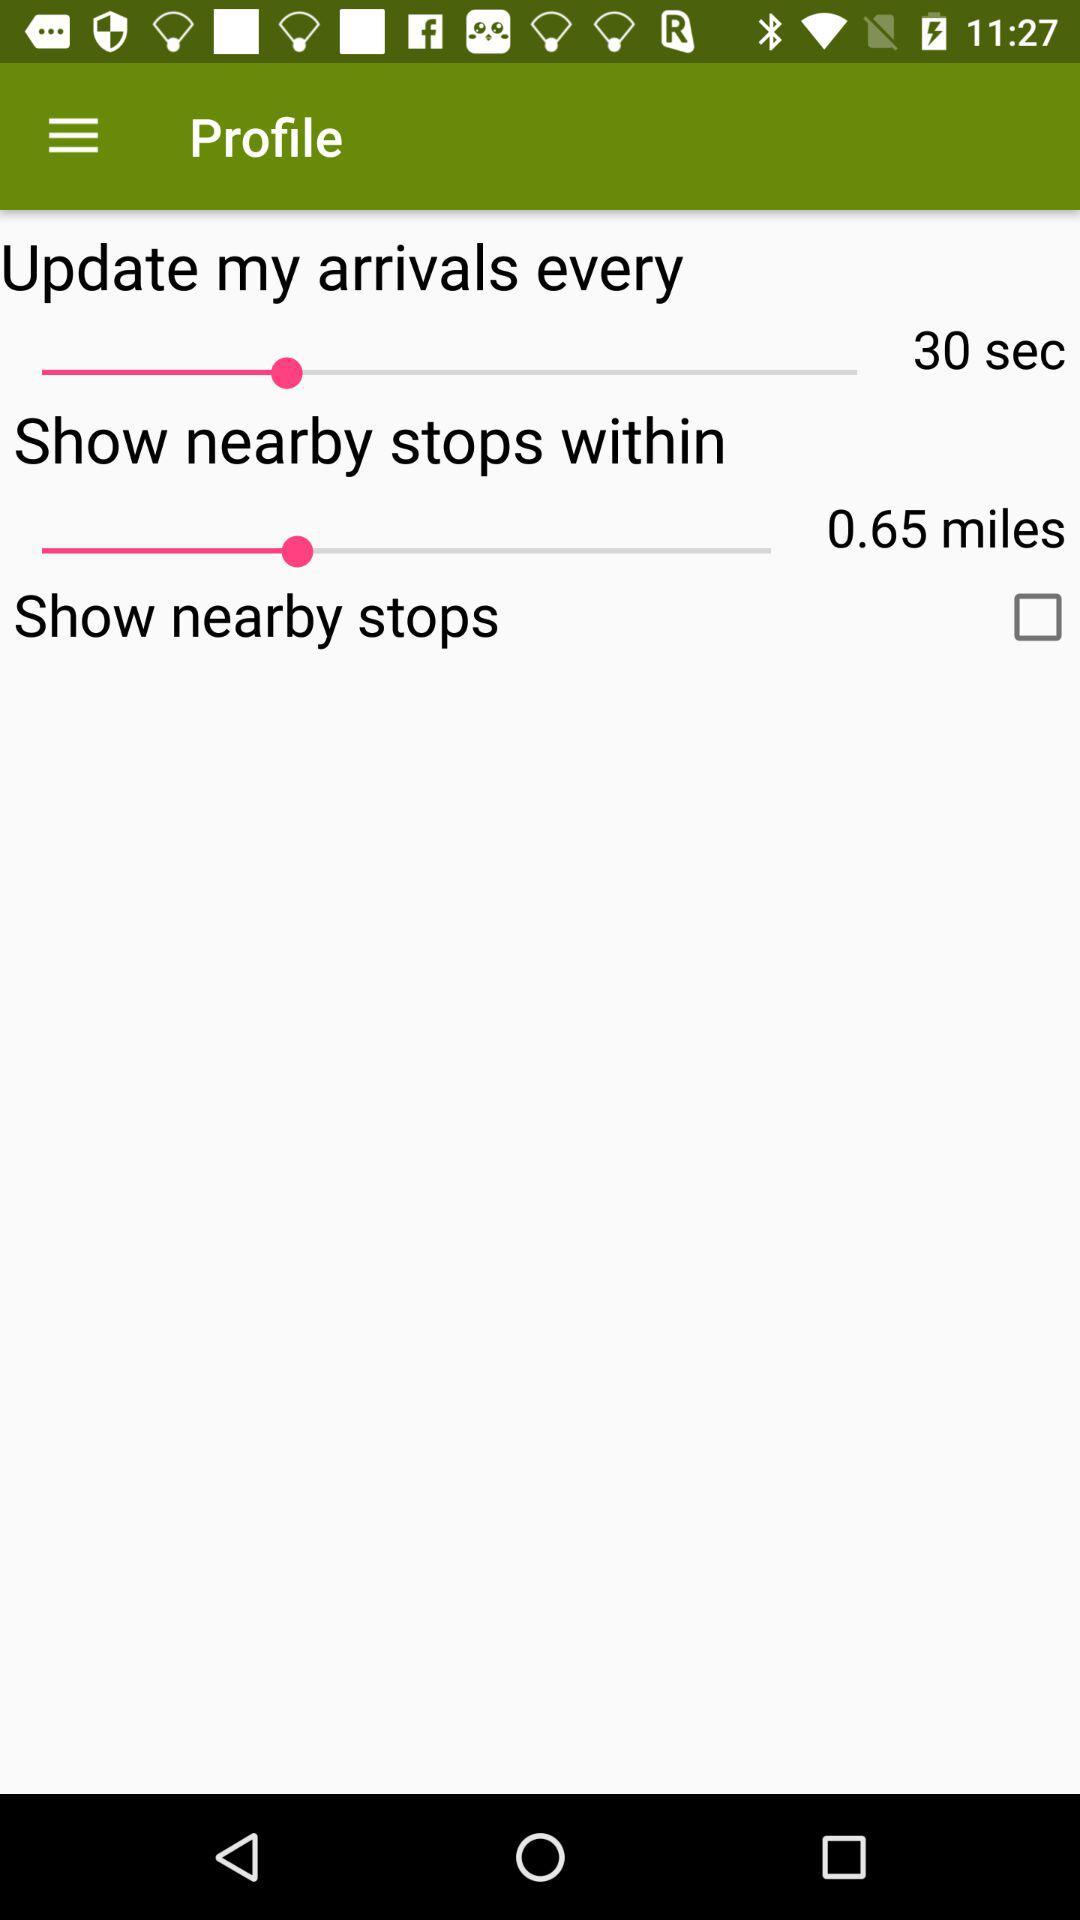 Image resolution: width=1080 pixels, height=1920 pixels. I want to click on selection choice, so click(1036, 616).